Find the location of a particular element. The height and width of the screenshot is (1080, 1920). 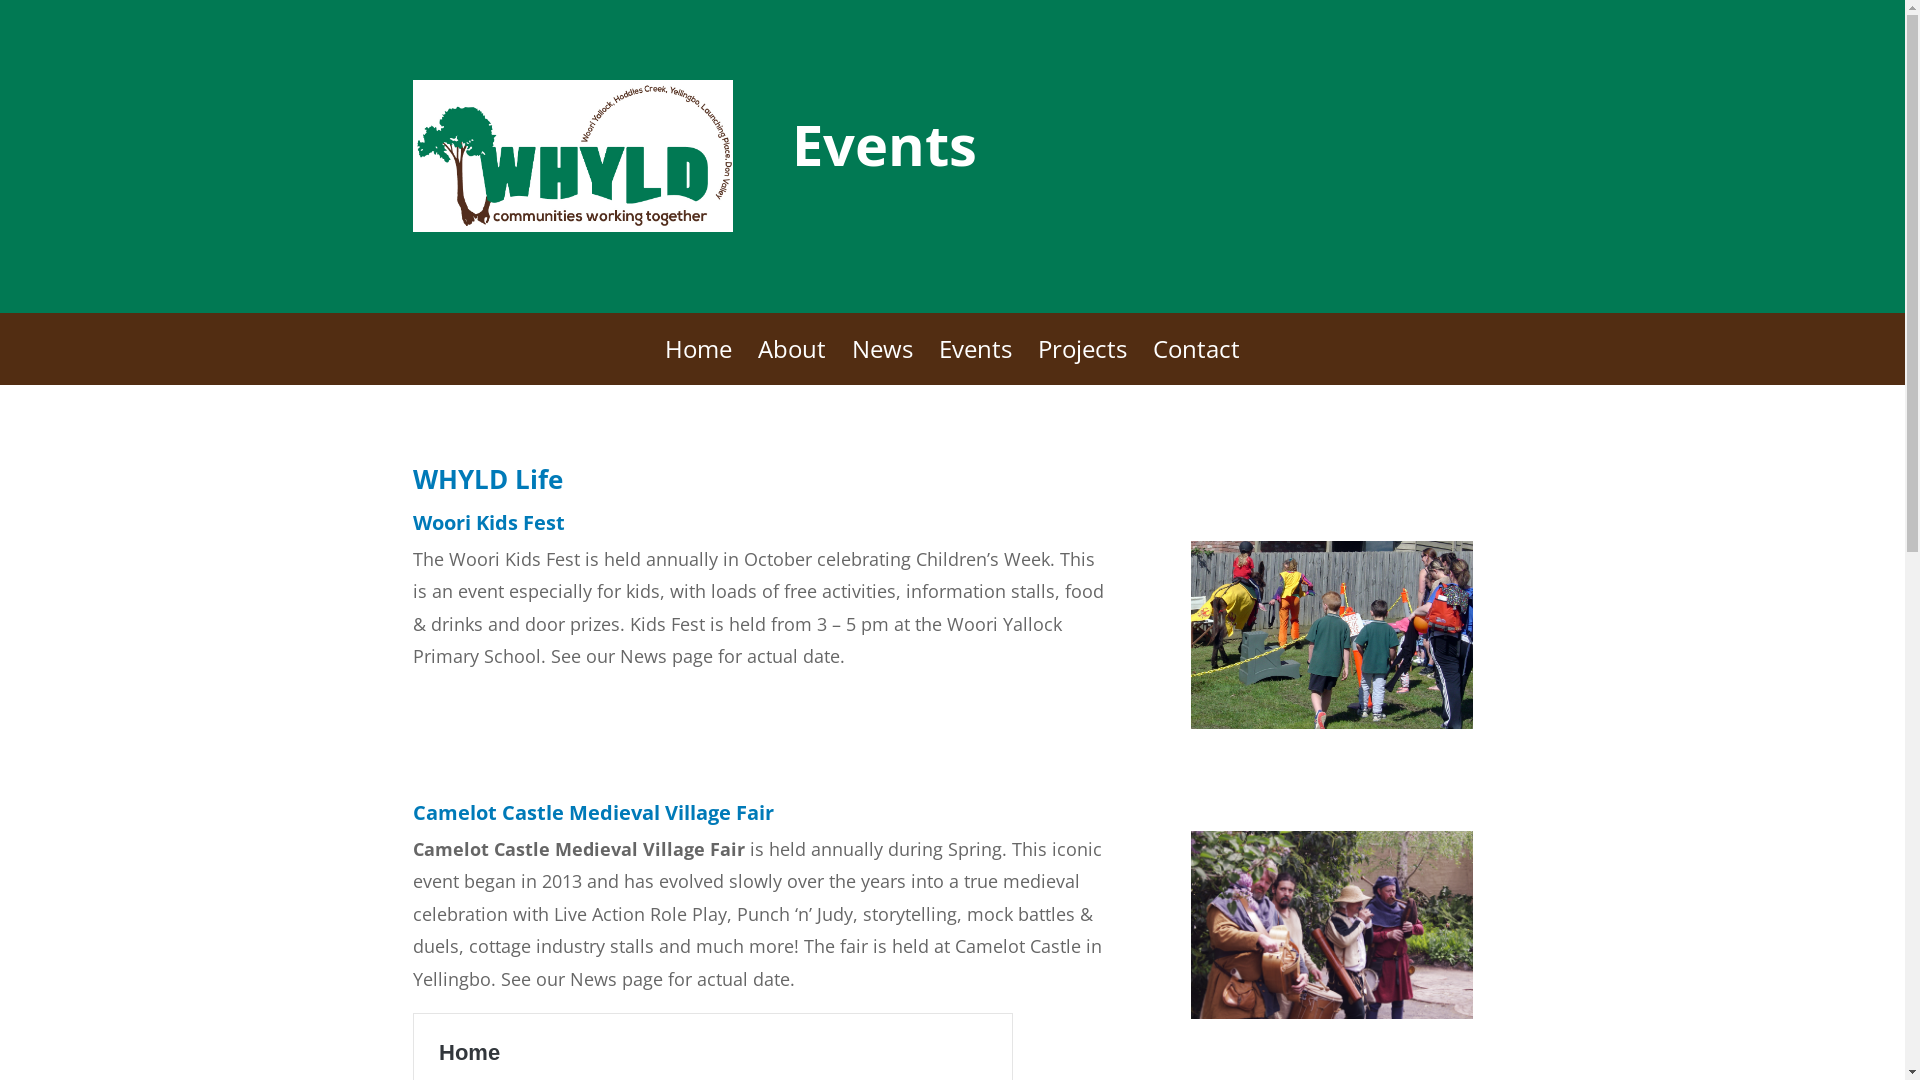

'News' is located at coordinates (881, 363).